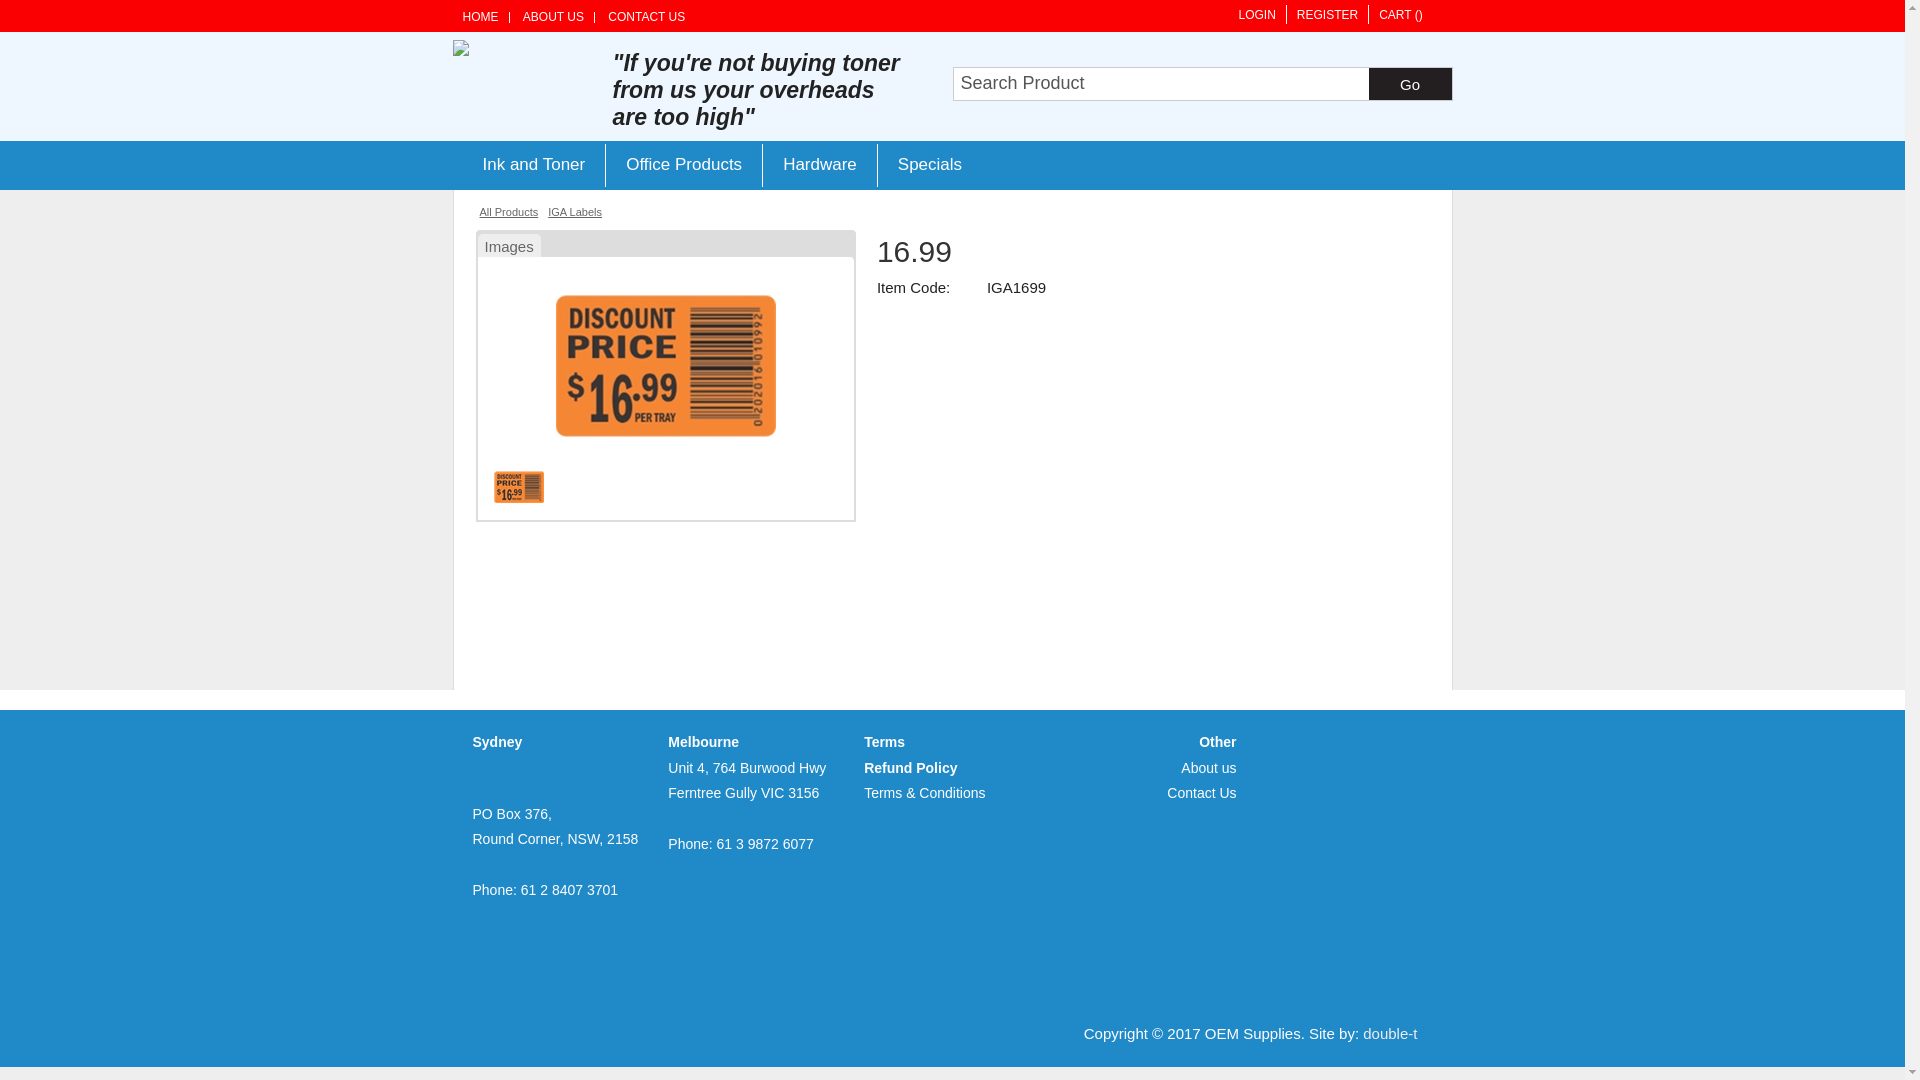 The width and height of the screenshot is (1920, 1080). What do you see at coordinates (1399, 14) in the screenshot?
I see `'CART ()'` at bounding box center [1399, 14].